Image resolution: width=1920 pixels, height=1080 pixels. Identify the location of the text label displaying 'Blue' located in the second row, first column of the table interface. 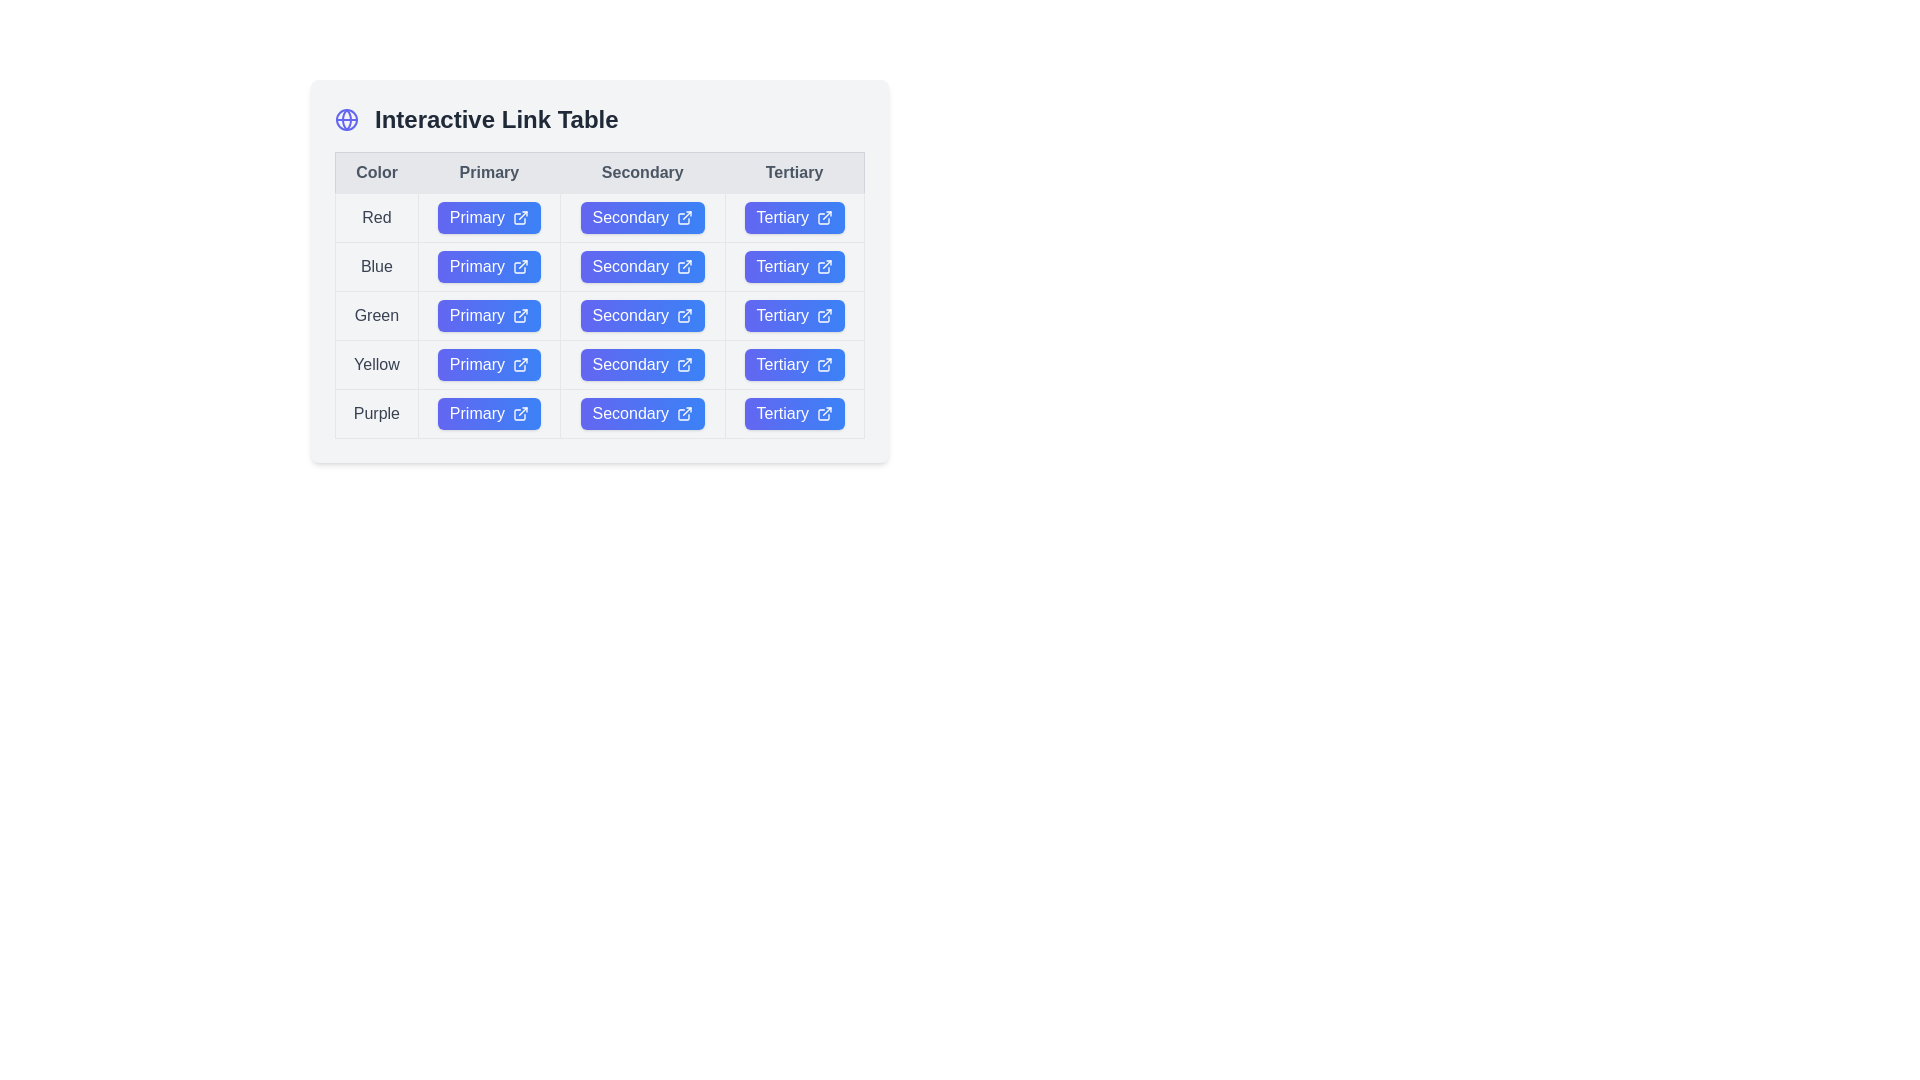
(376, 265).